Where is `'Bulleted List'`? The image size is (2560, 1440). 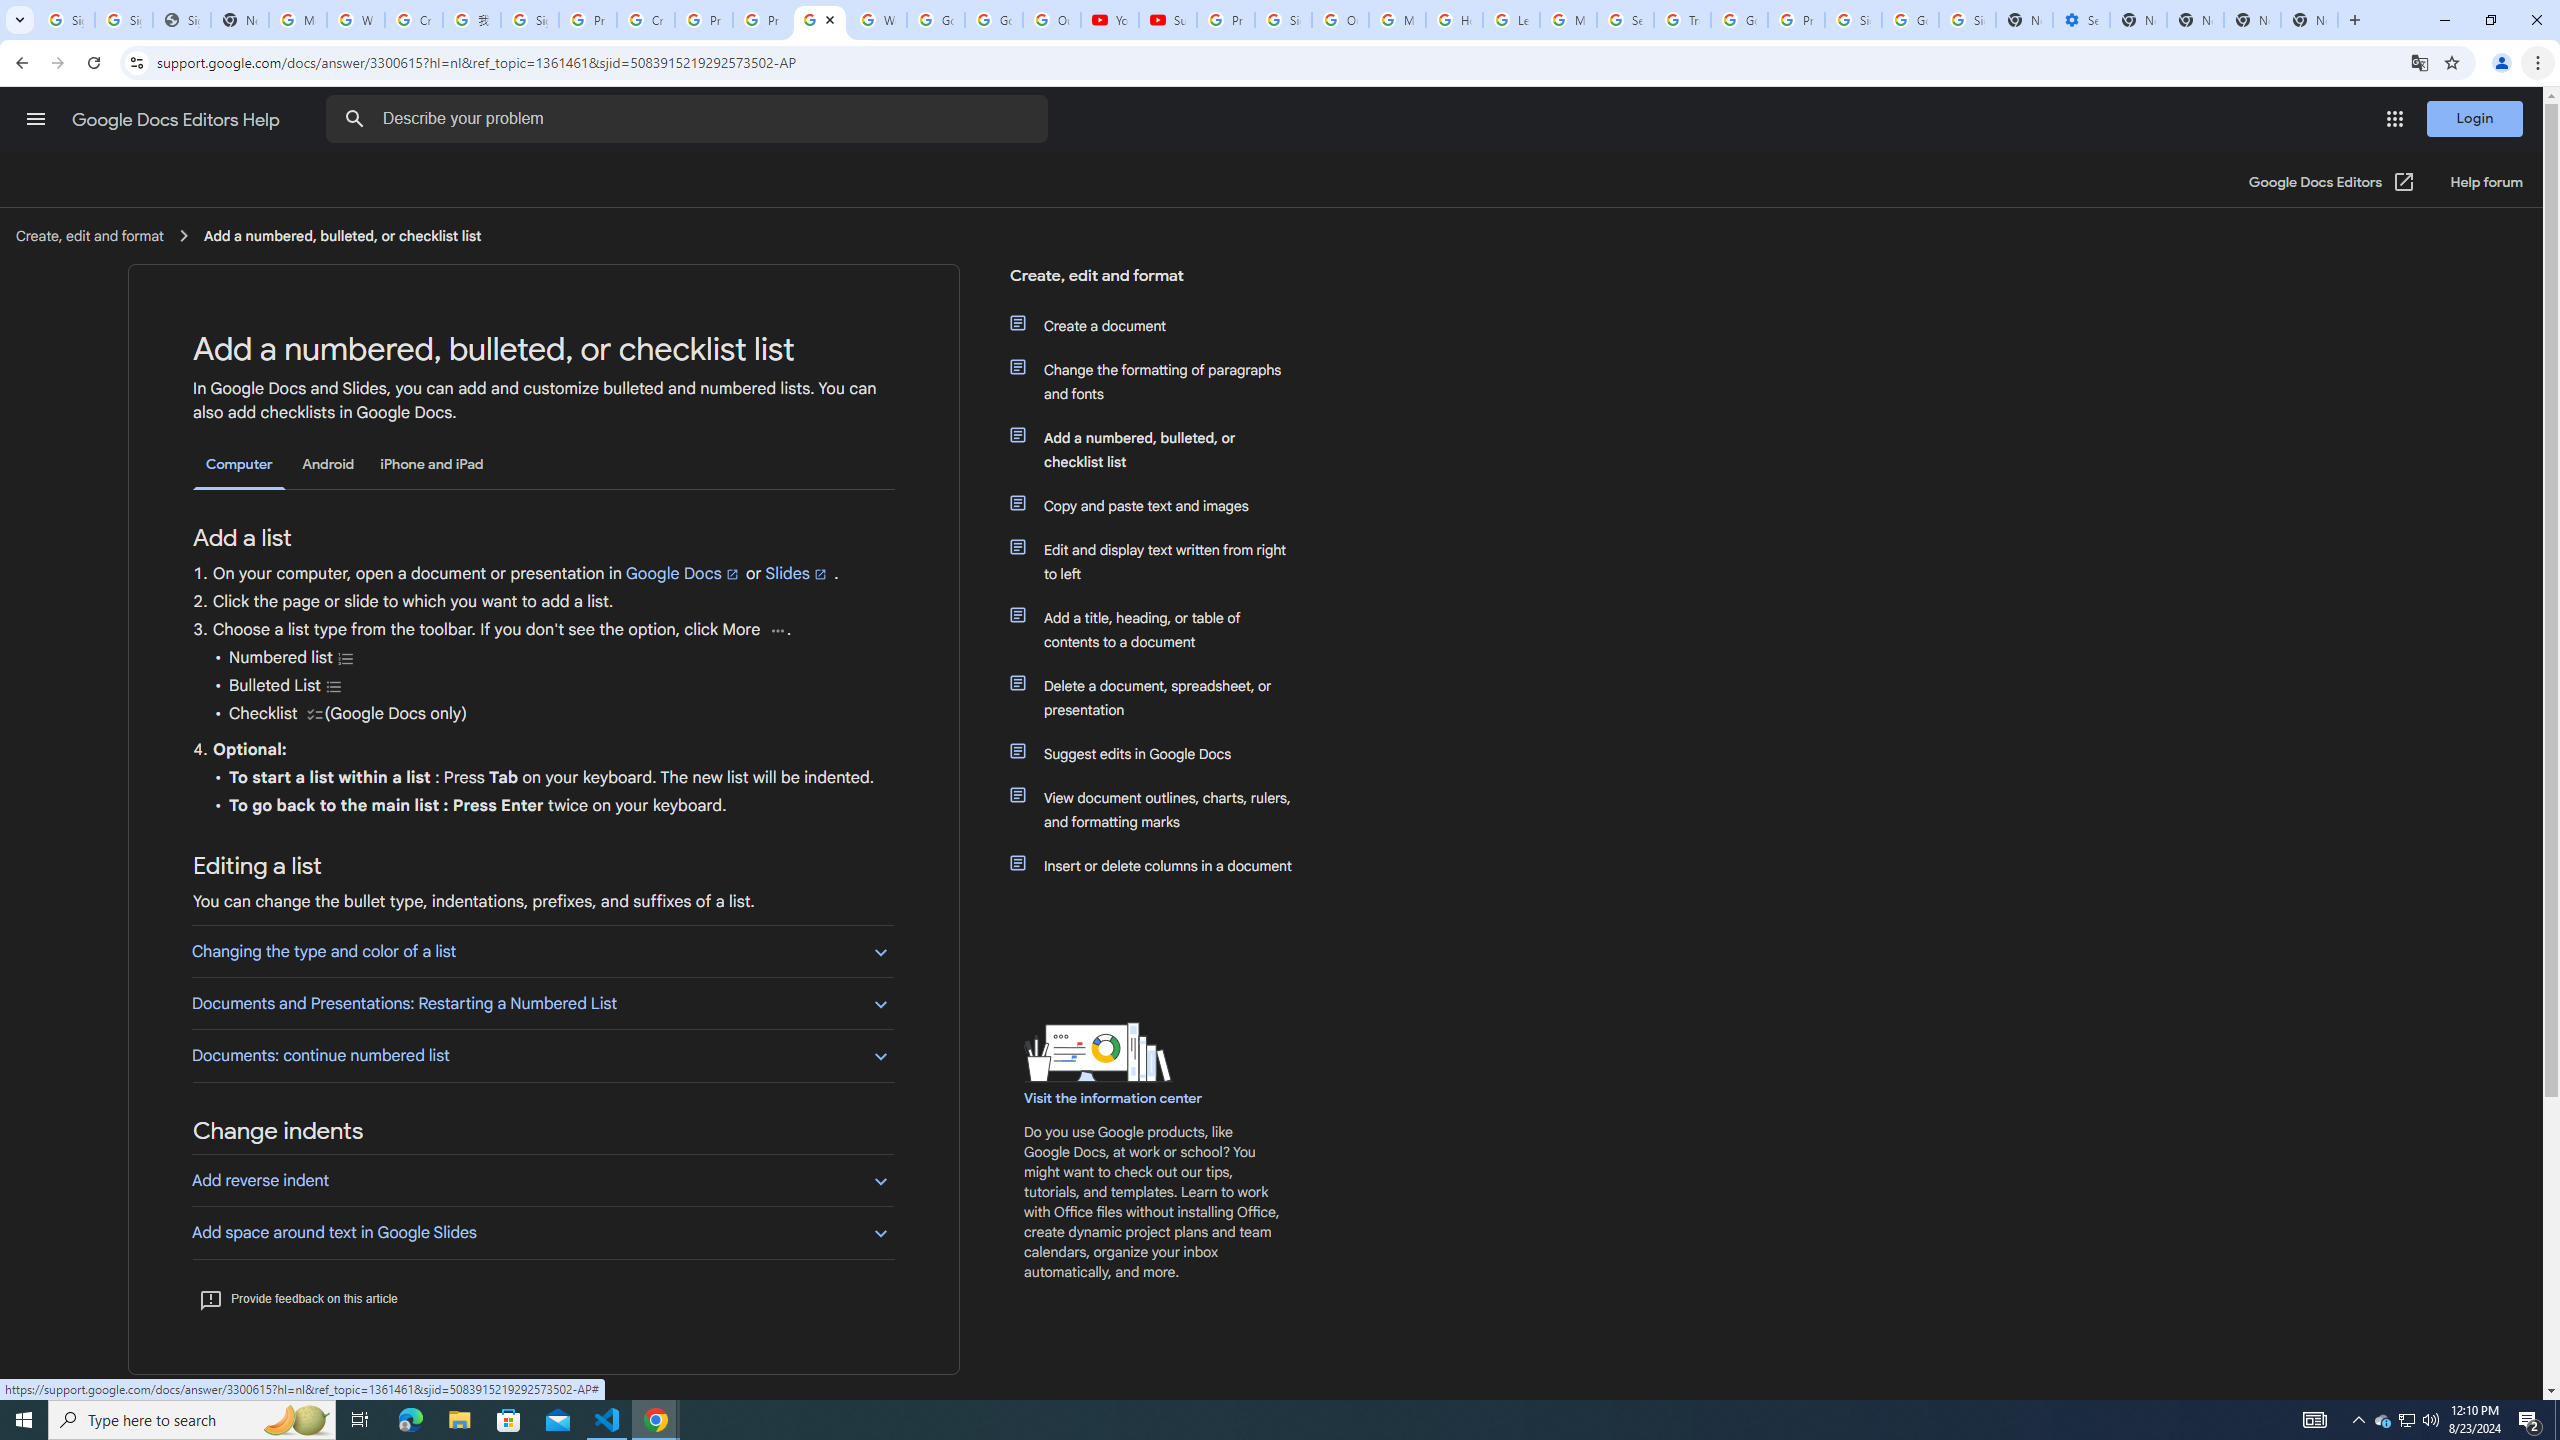 'Bulleted List' is located at coordinates (334, 685).